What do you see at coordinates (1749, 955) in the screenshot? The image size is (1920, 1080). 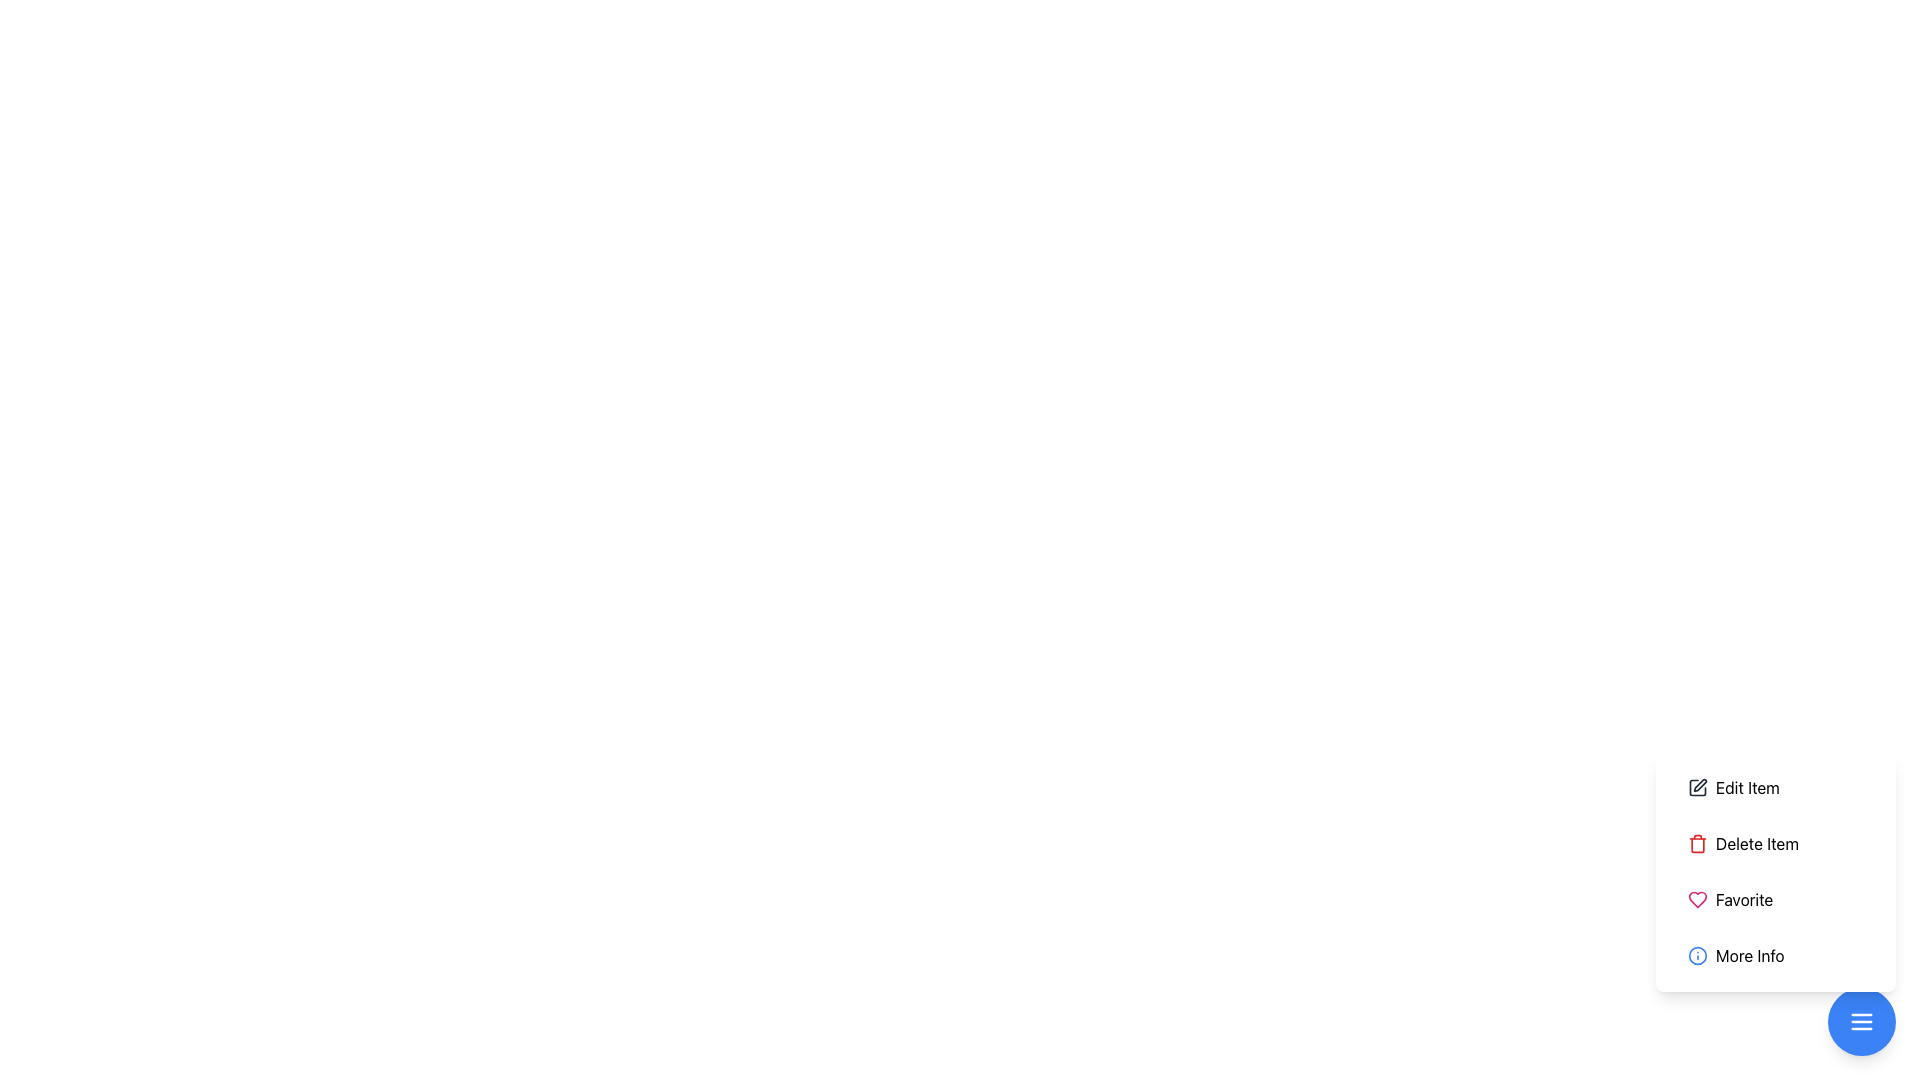 I see `the 'More Info' text label located in the dropdown menu, positioned below 'Favorite' and to the right of an information icon` at bounding box center [1749, 955].